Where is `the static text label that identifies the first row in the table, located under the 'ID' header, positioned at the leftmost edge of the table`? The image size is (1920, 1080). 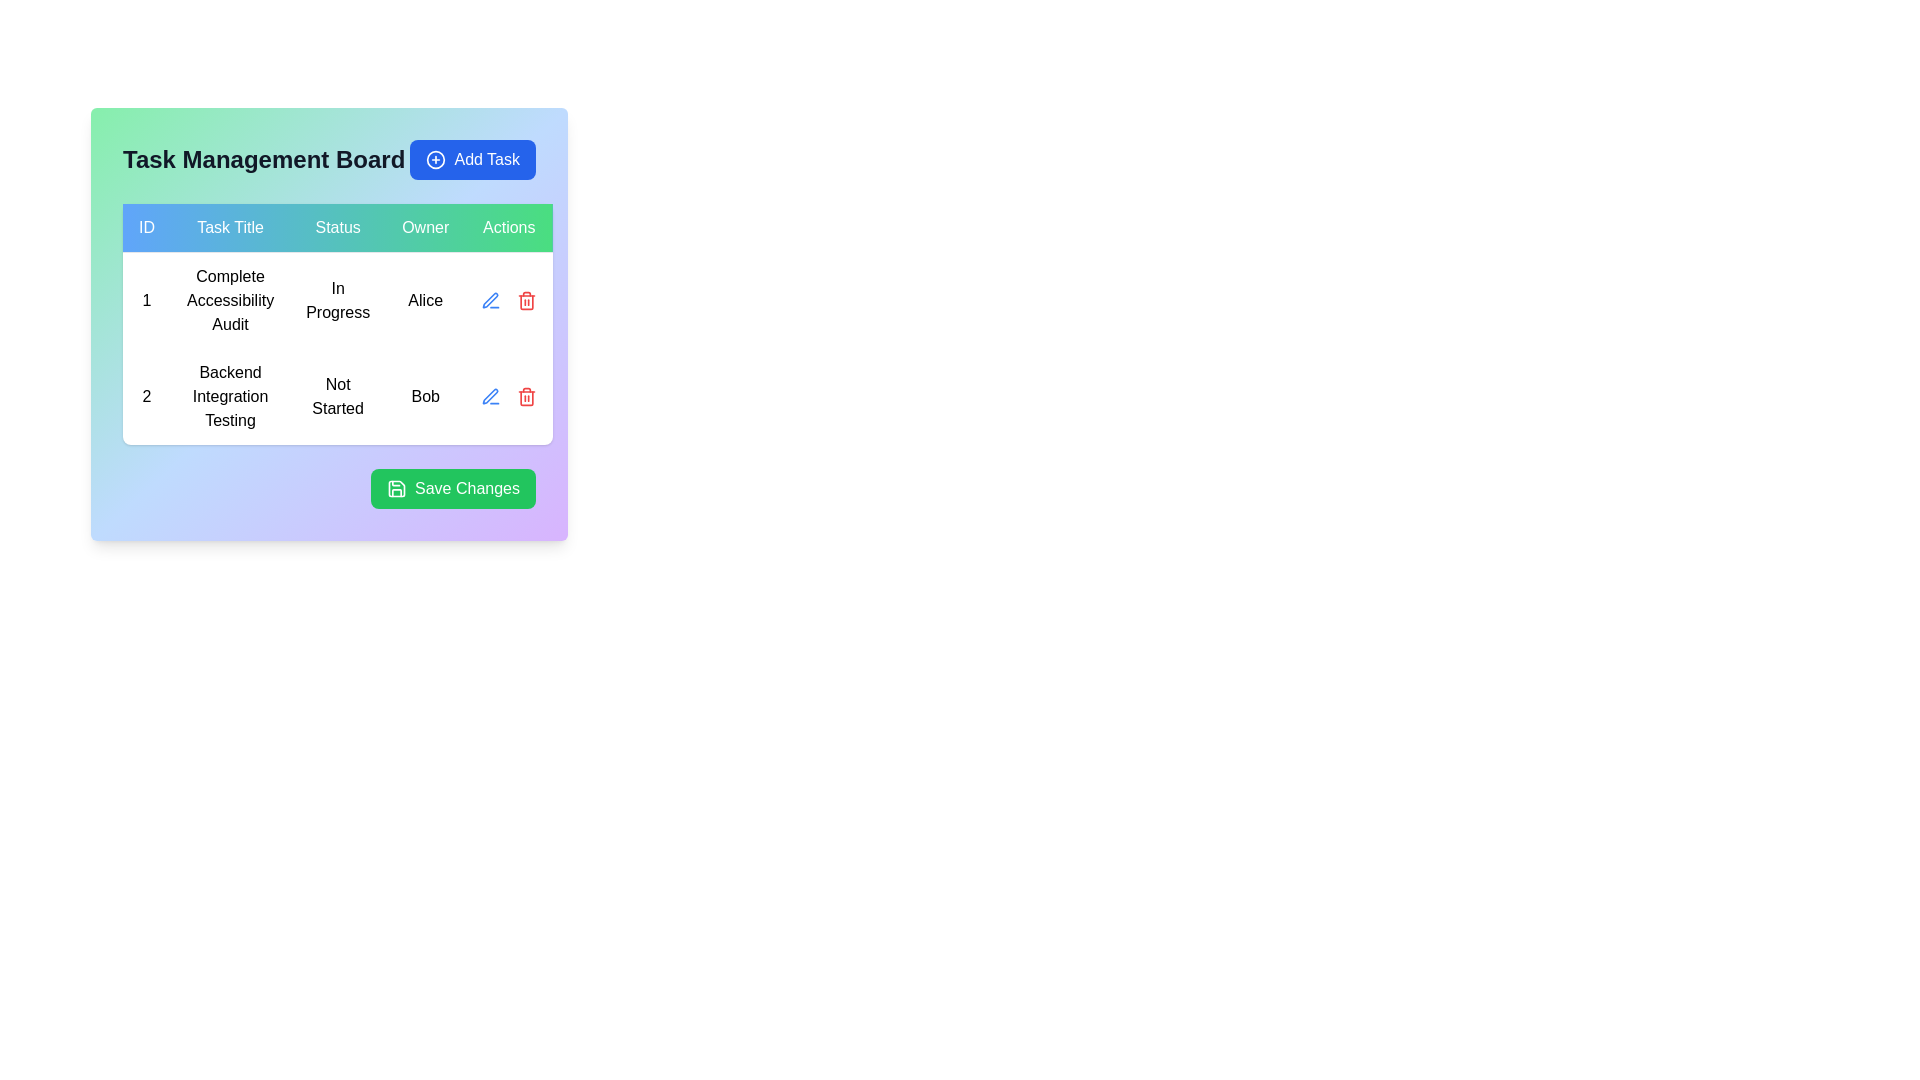
the static text label that identifies the first row in the table, located under the 'ID' header, positioned at the leftmost edge of the table is located at coordinates (146, 300).